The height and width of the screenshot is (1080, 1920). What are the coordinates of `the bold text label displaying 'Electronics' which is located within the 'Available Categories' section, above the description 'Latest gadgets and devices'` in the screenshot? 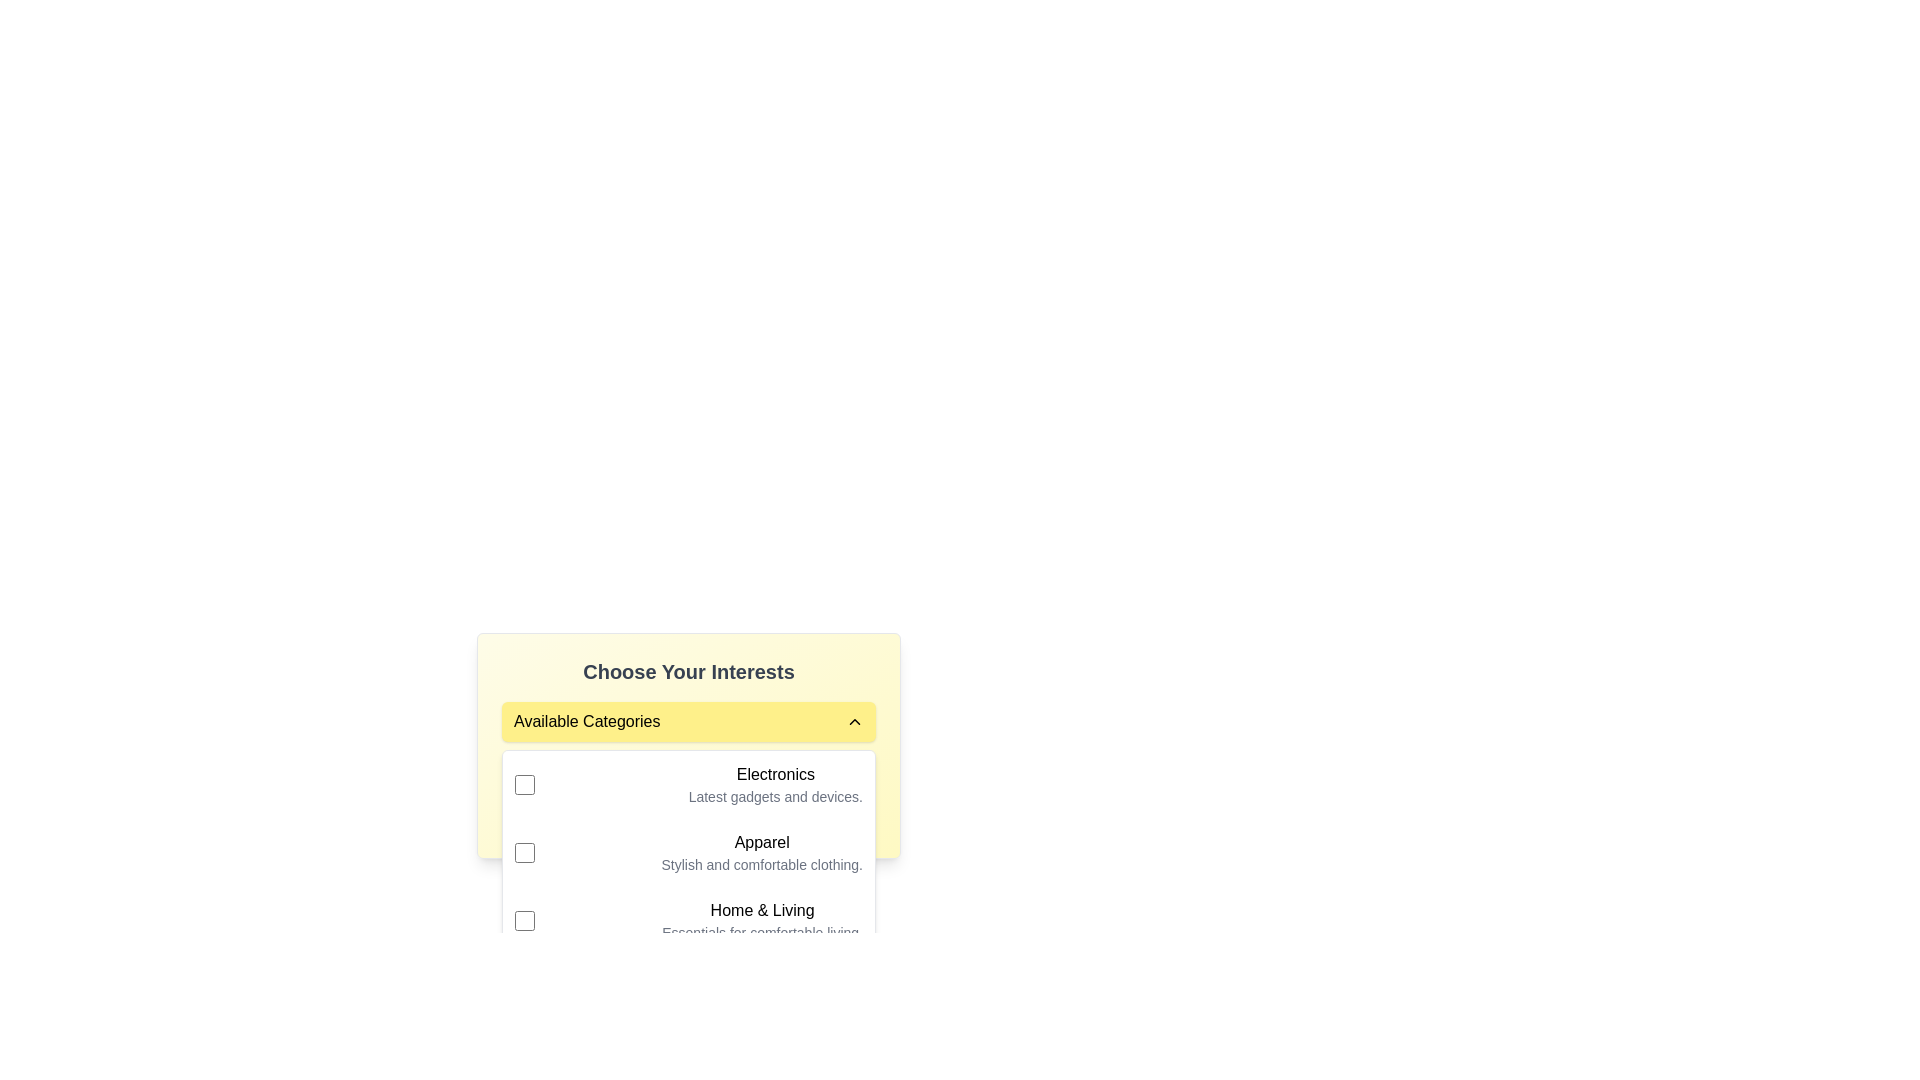 It's located at (774, 774).